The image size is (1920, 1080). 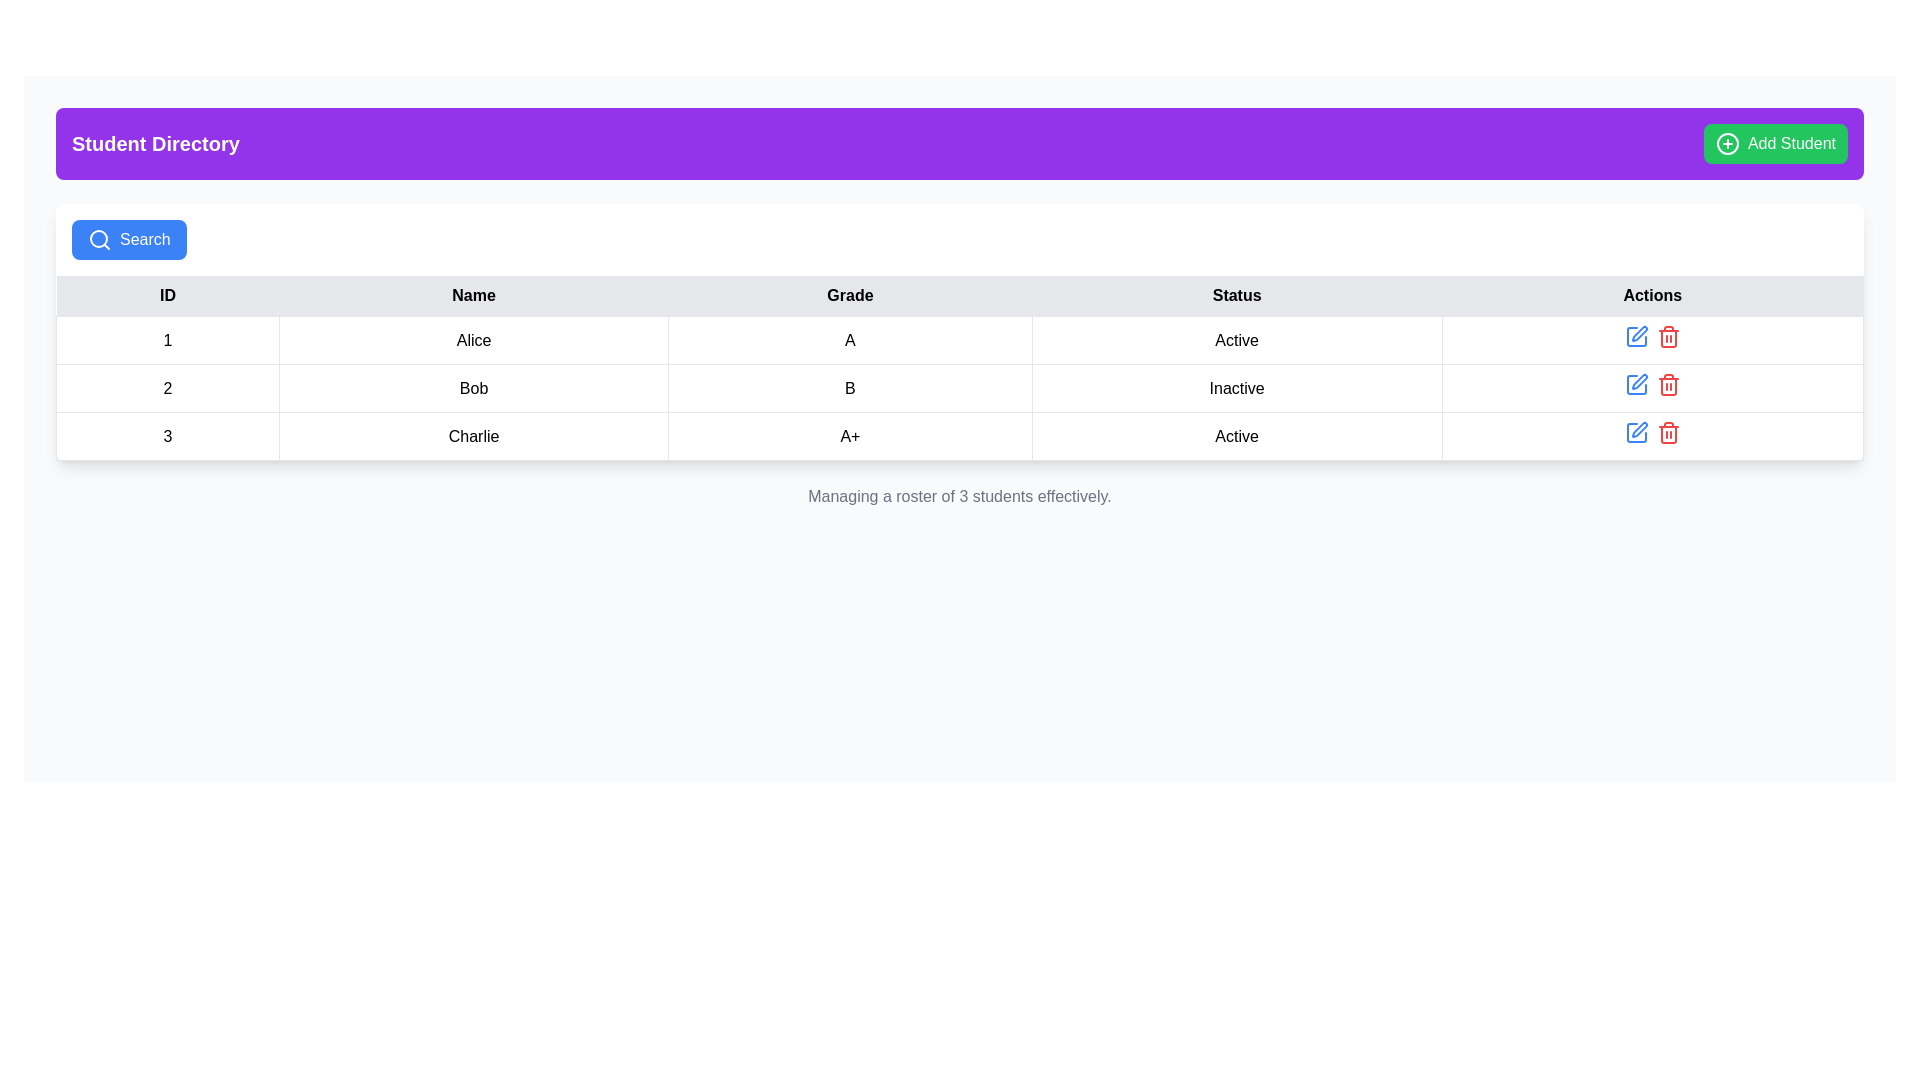 What do you see at coordinates (1652, 296) in the screenshot?
I see `the fifth header cell of the table, which indicates the 'Actions' column, located in the top-right area of the table` at bounding box center [1652, 296].